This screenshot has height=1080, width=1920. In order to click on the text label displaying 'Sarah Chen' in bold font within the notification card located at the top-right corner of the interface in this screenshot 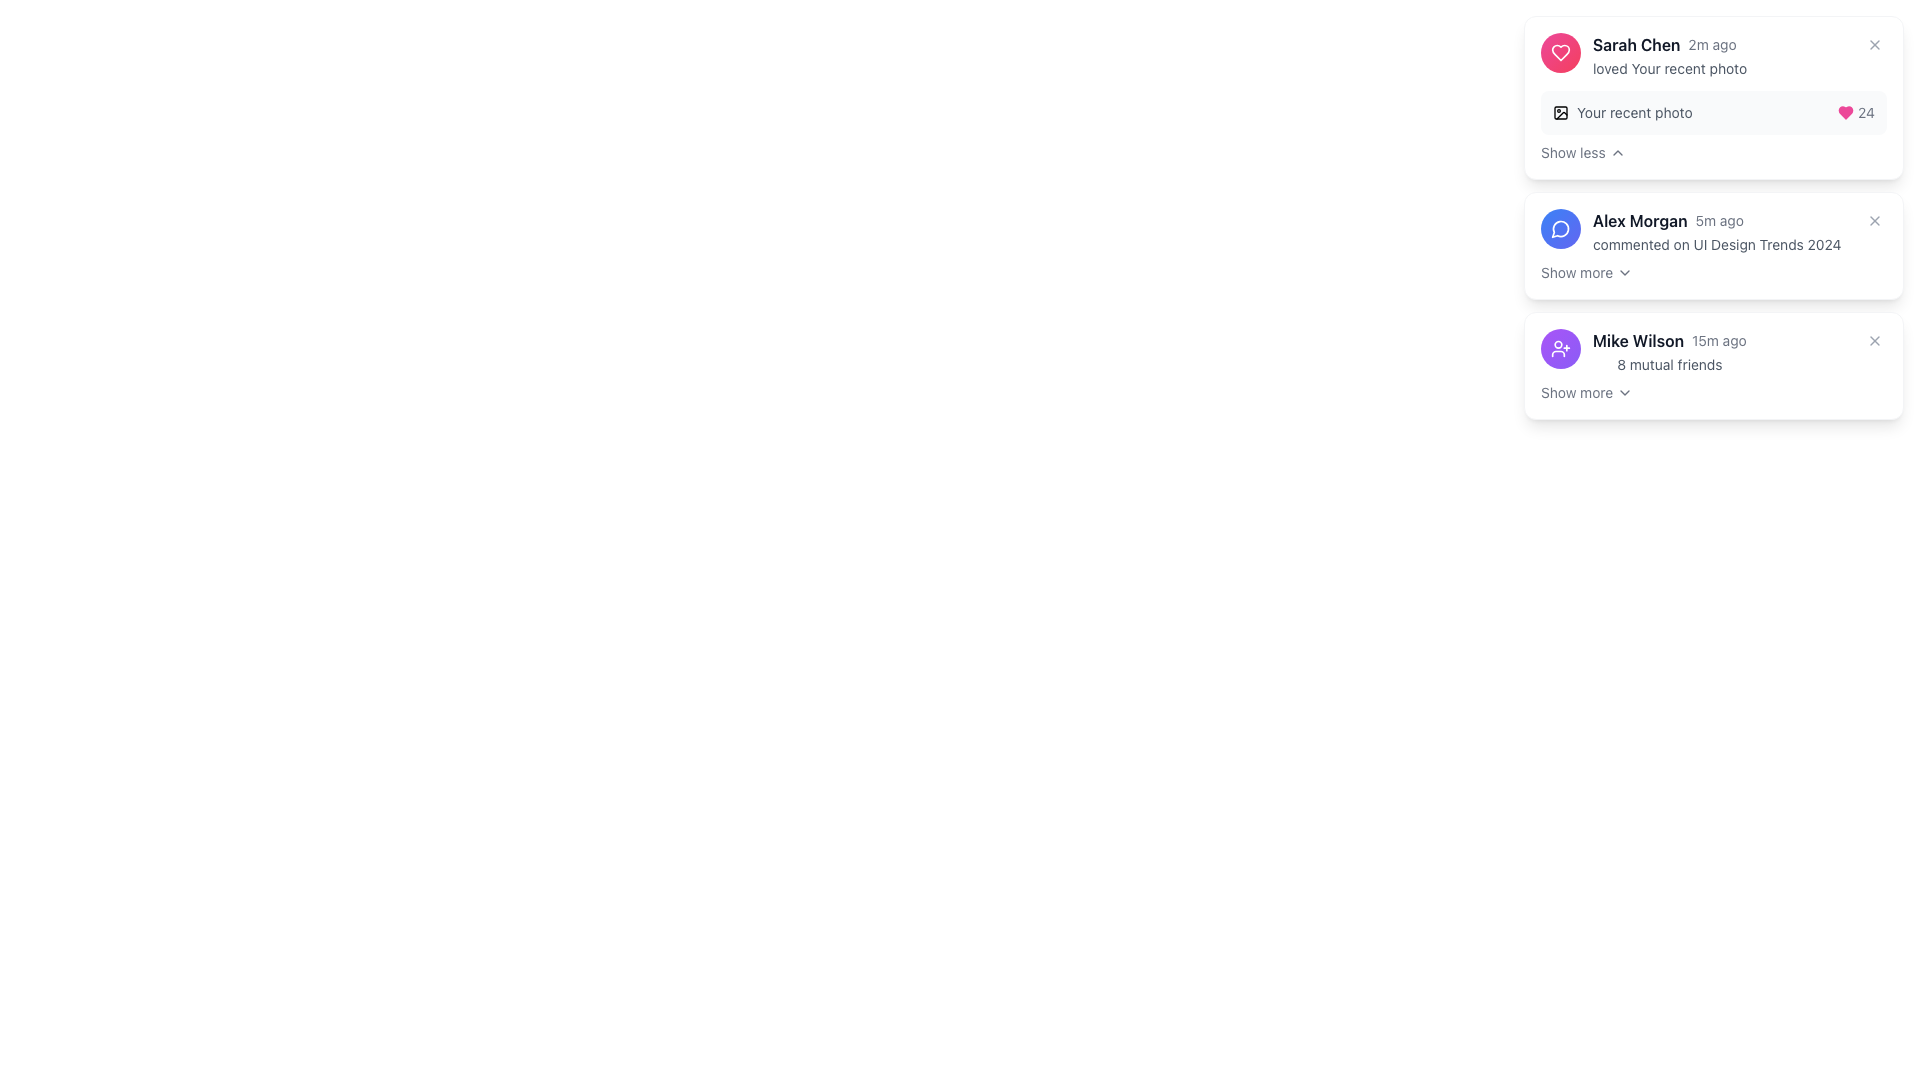, I will do `click(1636, 45)`.